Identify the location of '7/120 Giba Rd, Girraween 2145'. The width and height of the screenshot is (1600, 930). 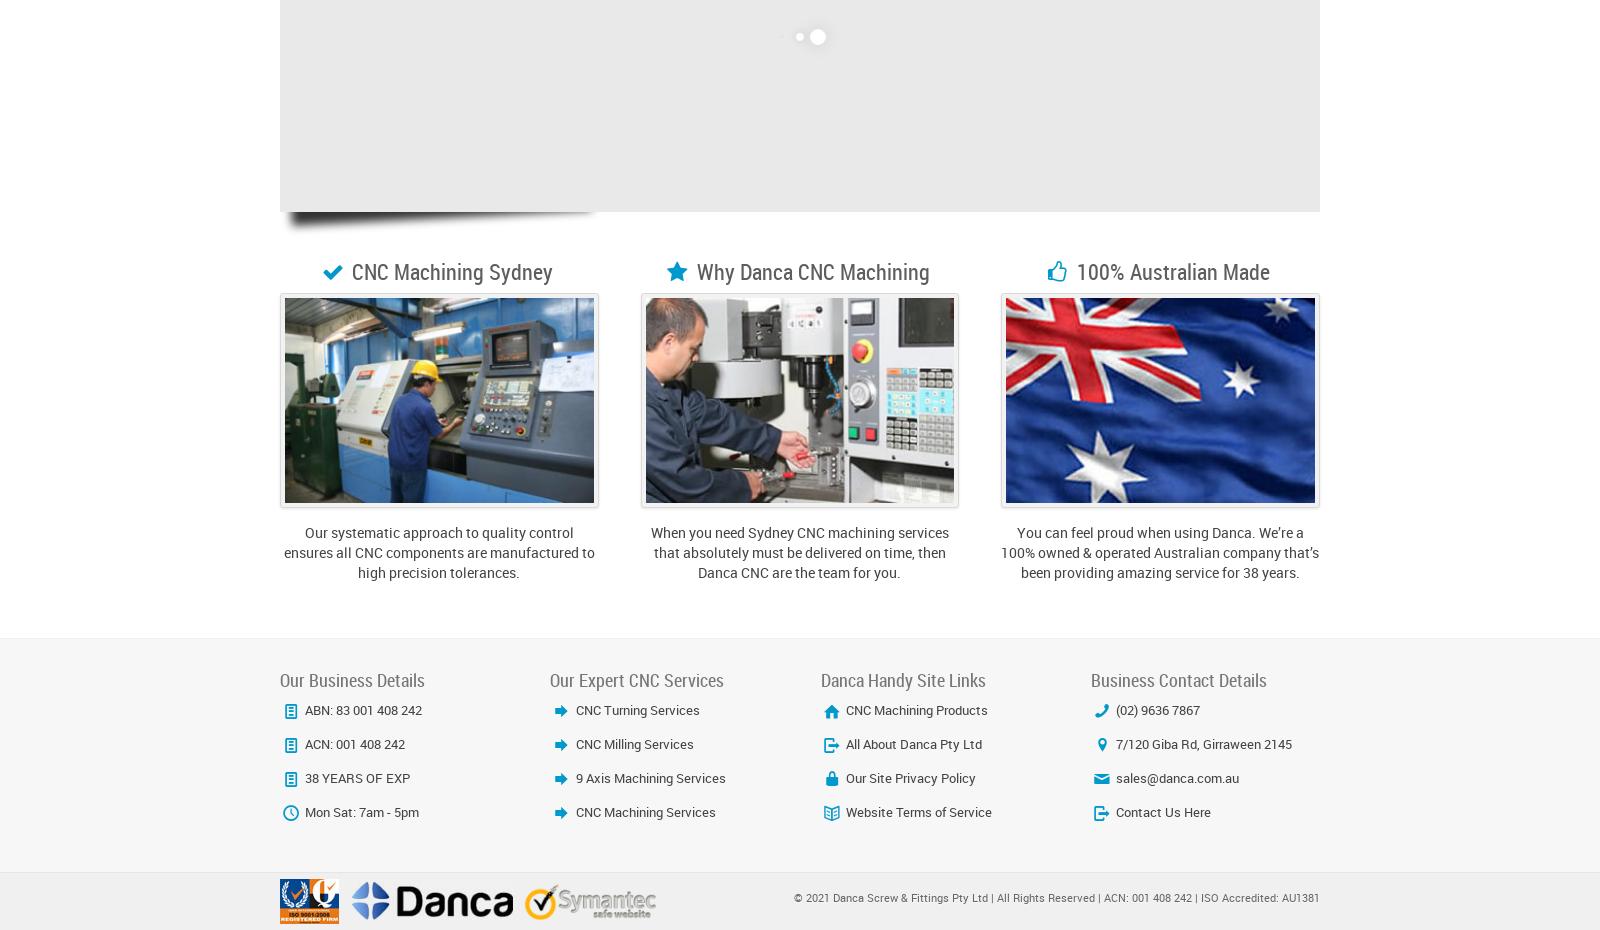
(1201, 742).